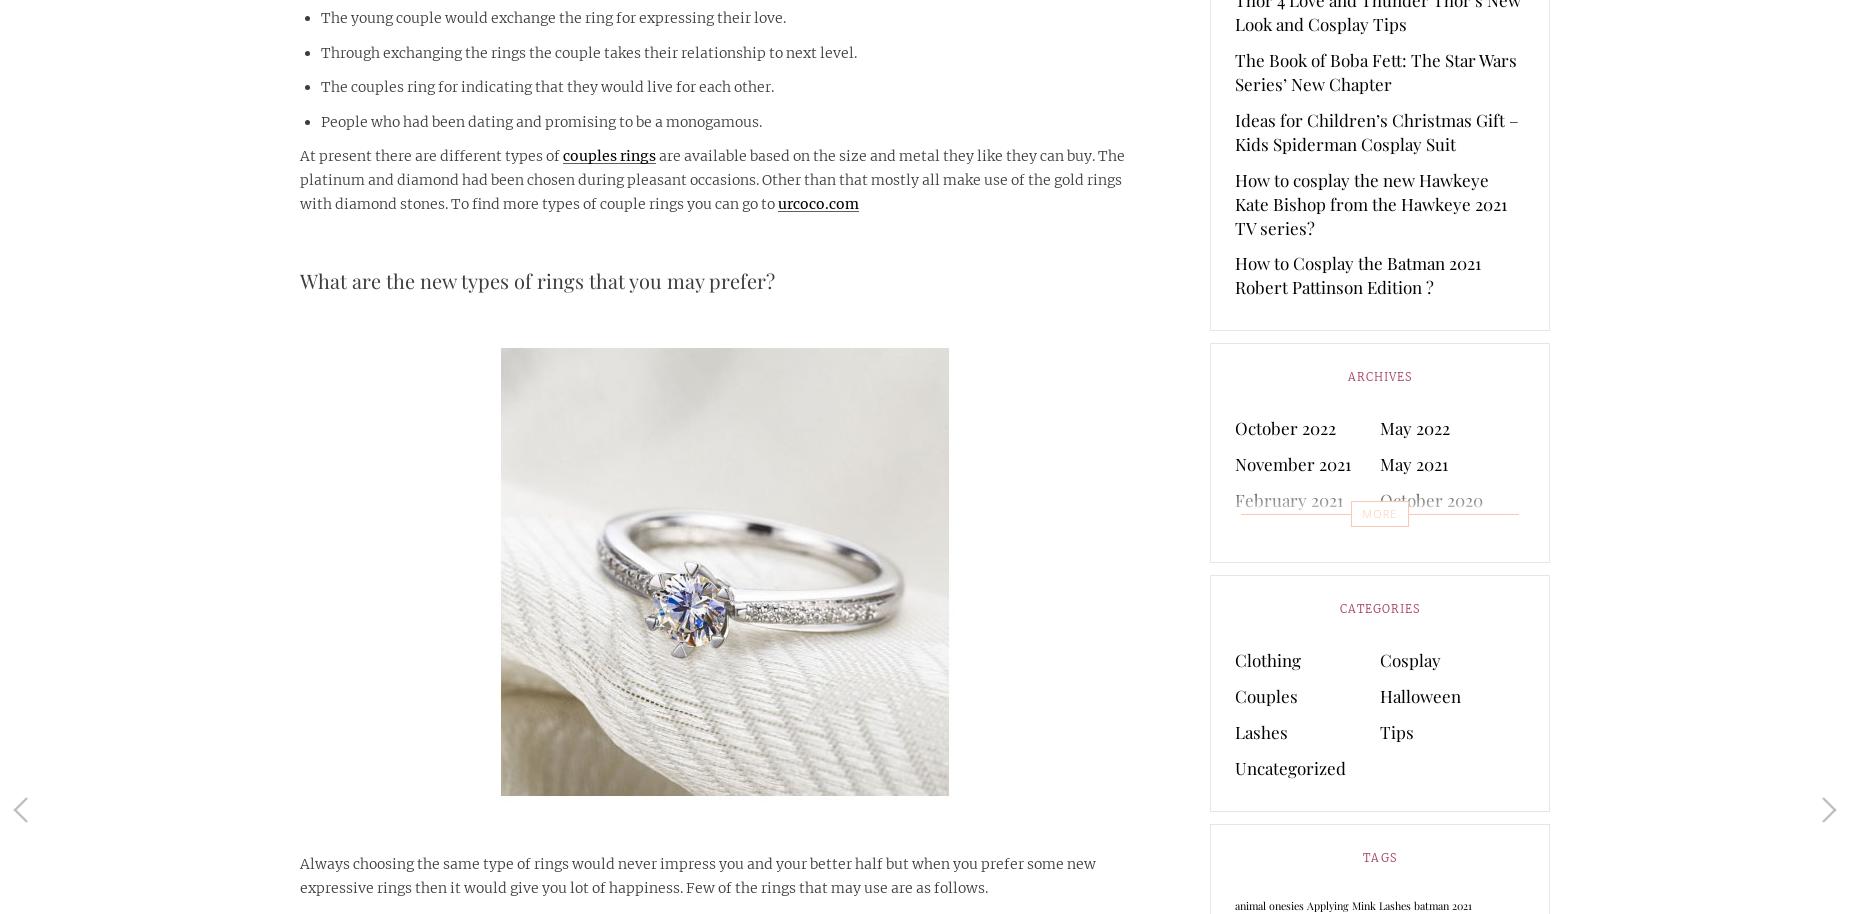 The image size is (1850, 914). I want to click on 'May 2022', so click(1415, 427).